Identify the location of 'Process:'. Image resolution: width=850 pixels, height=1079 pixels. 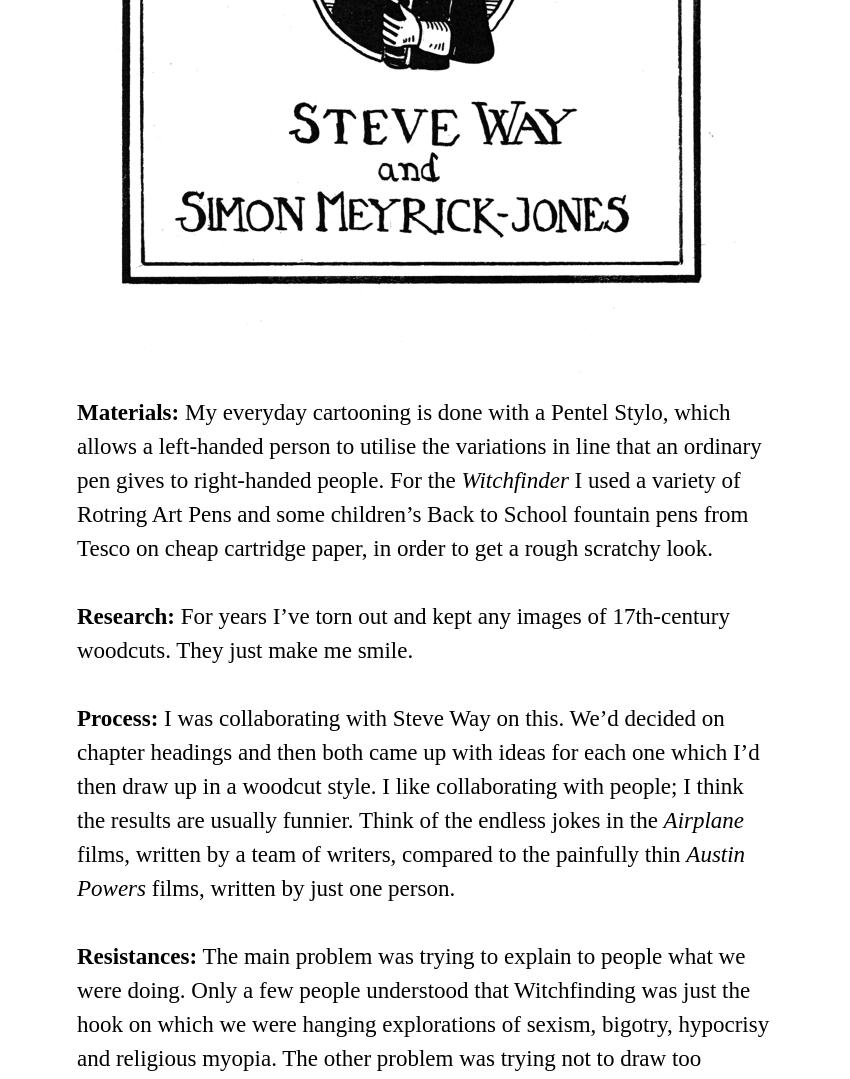
(116, 716).